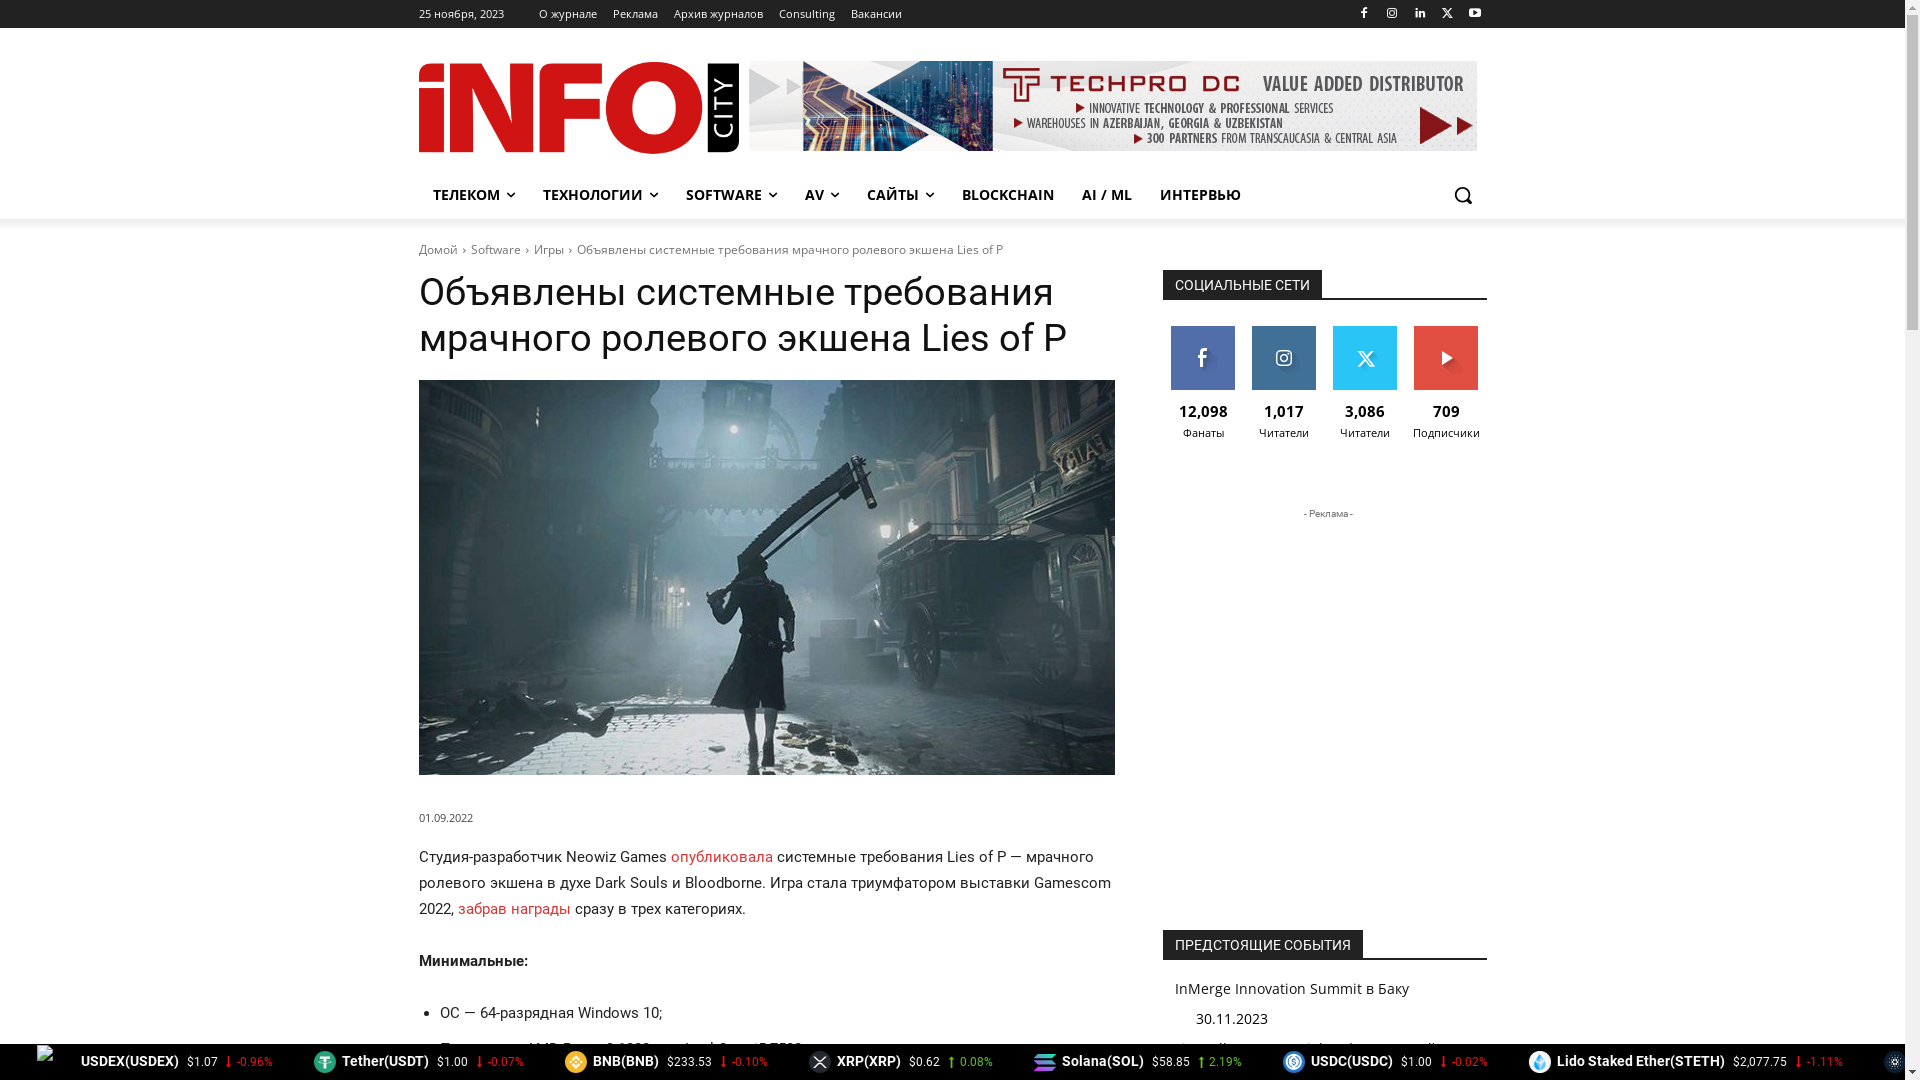  Describe the element at coordinates (469, 248) in the screenshot. I see `'Software'` at that location.